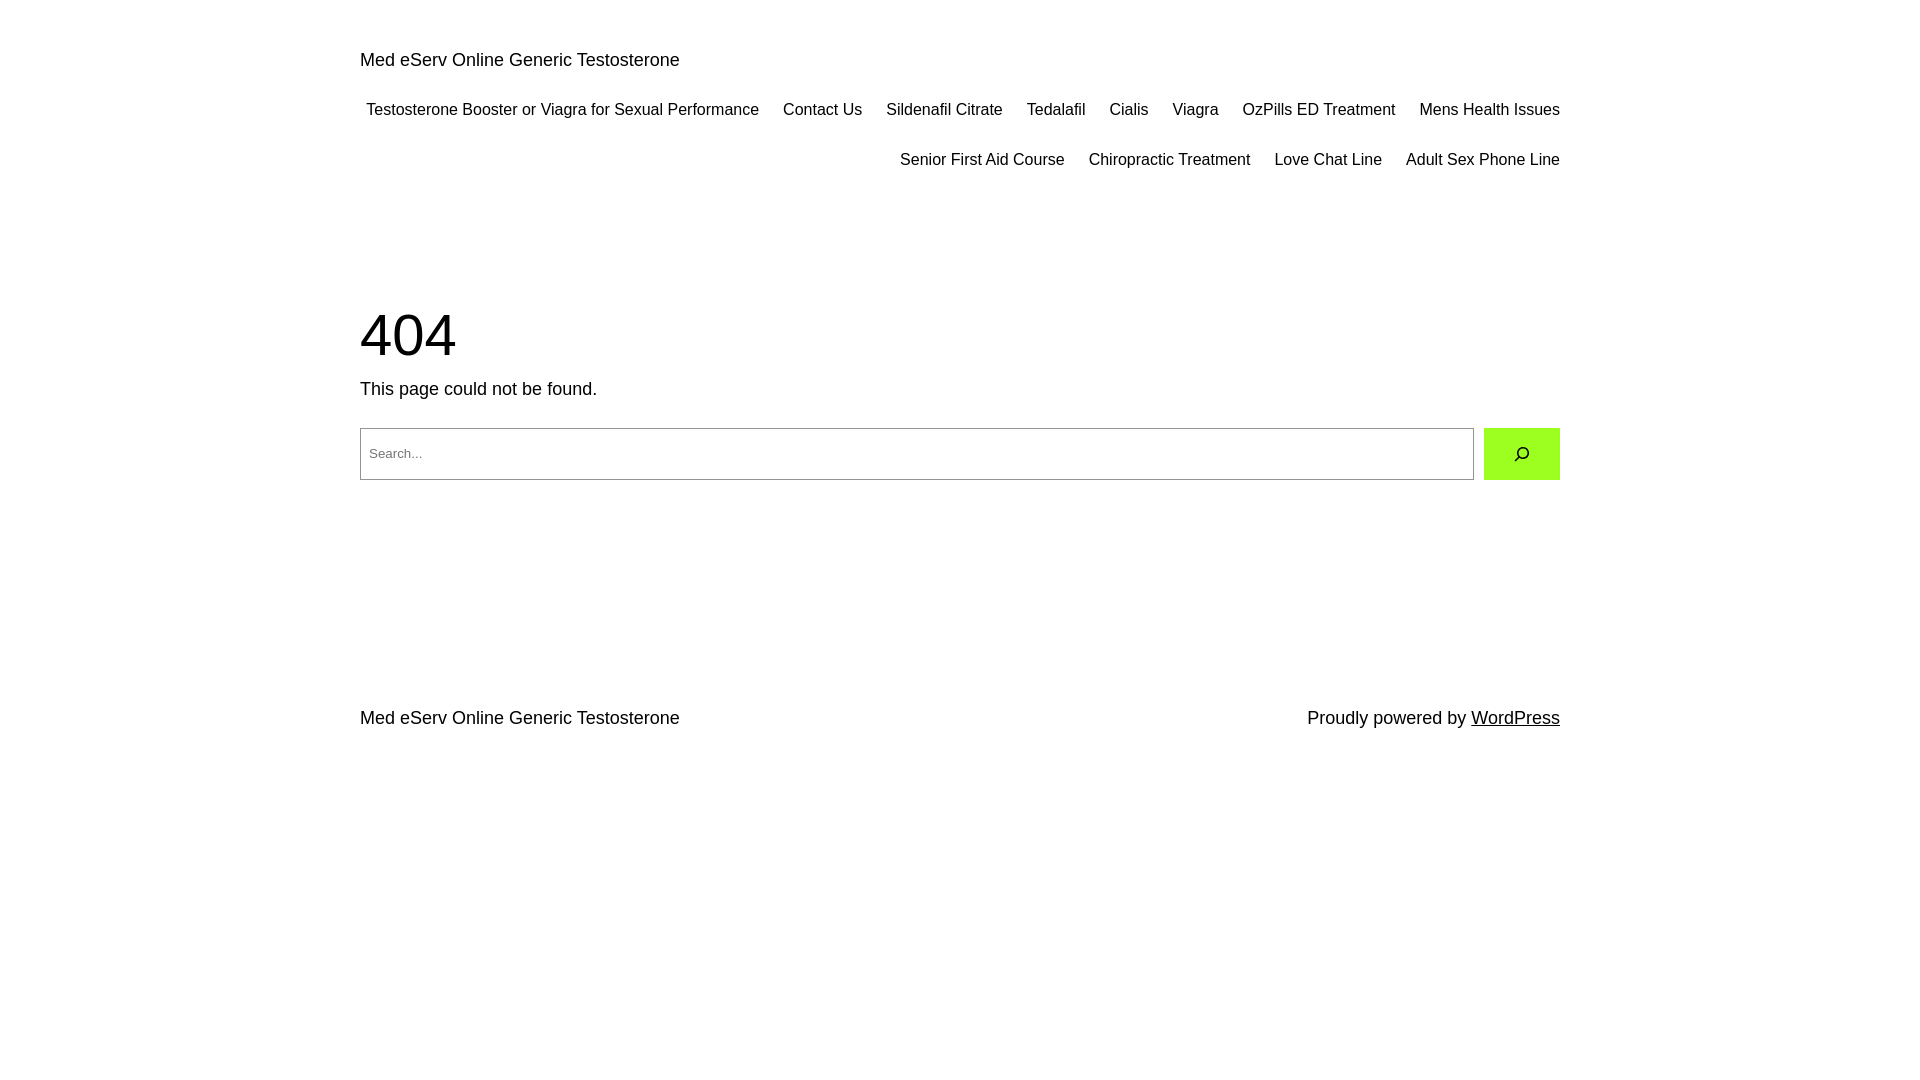 This screenshot has height=1080, width=1920. I want to click on 'Testosterone Booster or Viagra for Sexual Performance', so click(561, 110).